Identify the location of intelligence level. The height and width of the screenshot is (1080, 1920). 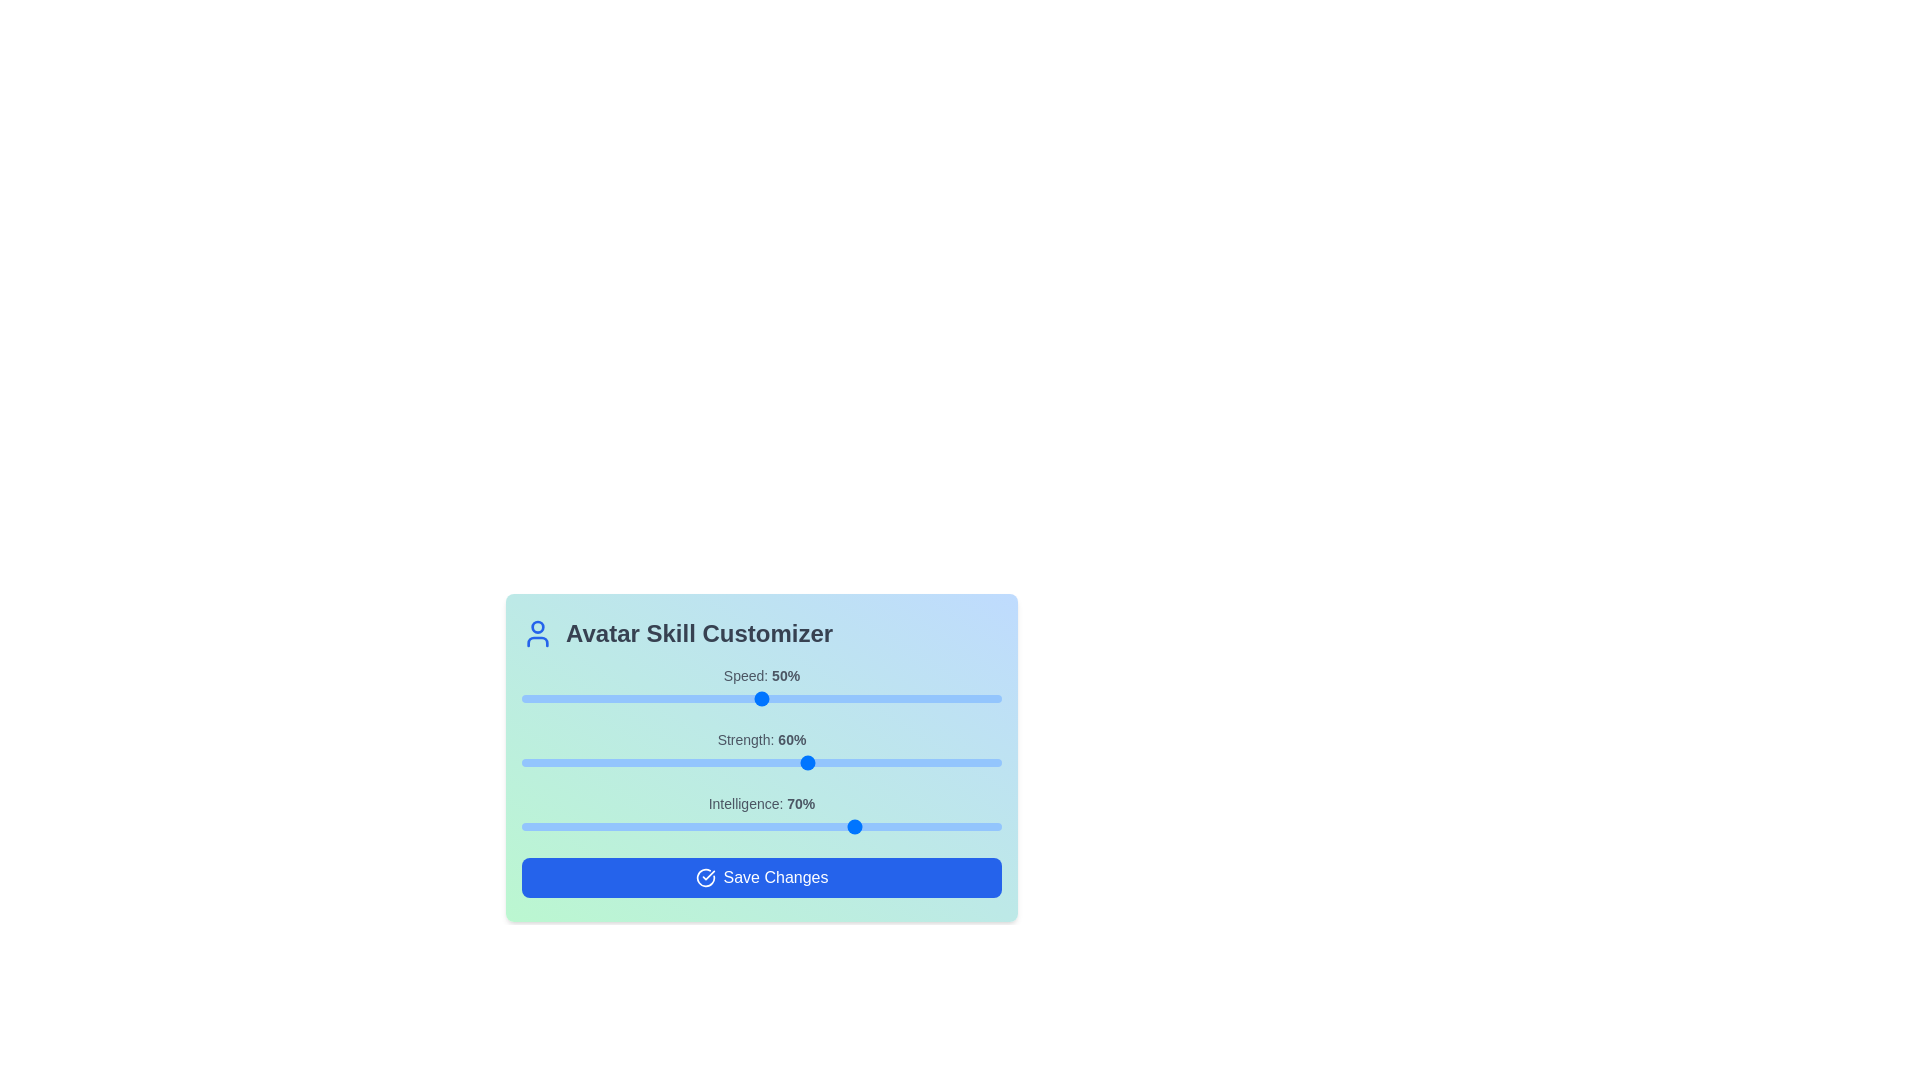
(555, 826).